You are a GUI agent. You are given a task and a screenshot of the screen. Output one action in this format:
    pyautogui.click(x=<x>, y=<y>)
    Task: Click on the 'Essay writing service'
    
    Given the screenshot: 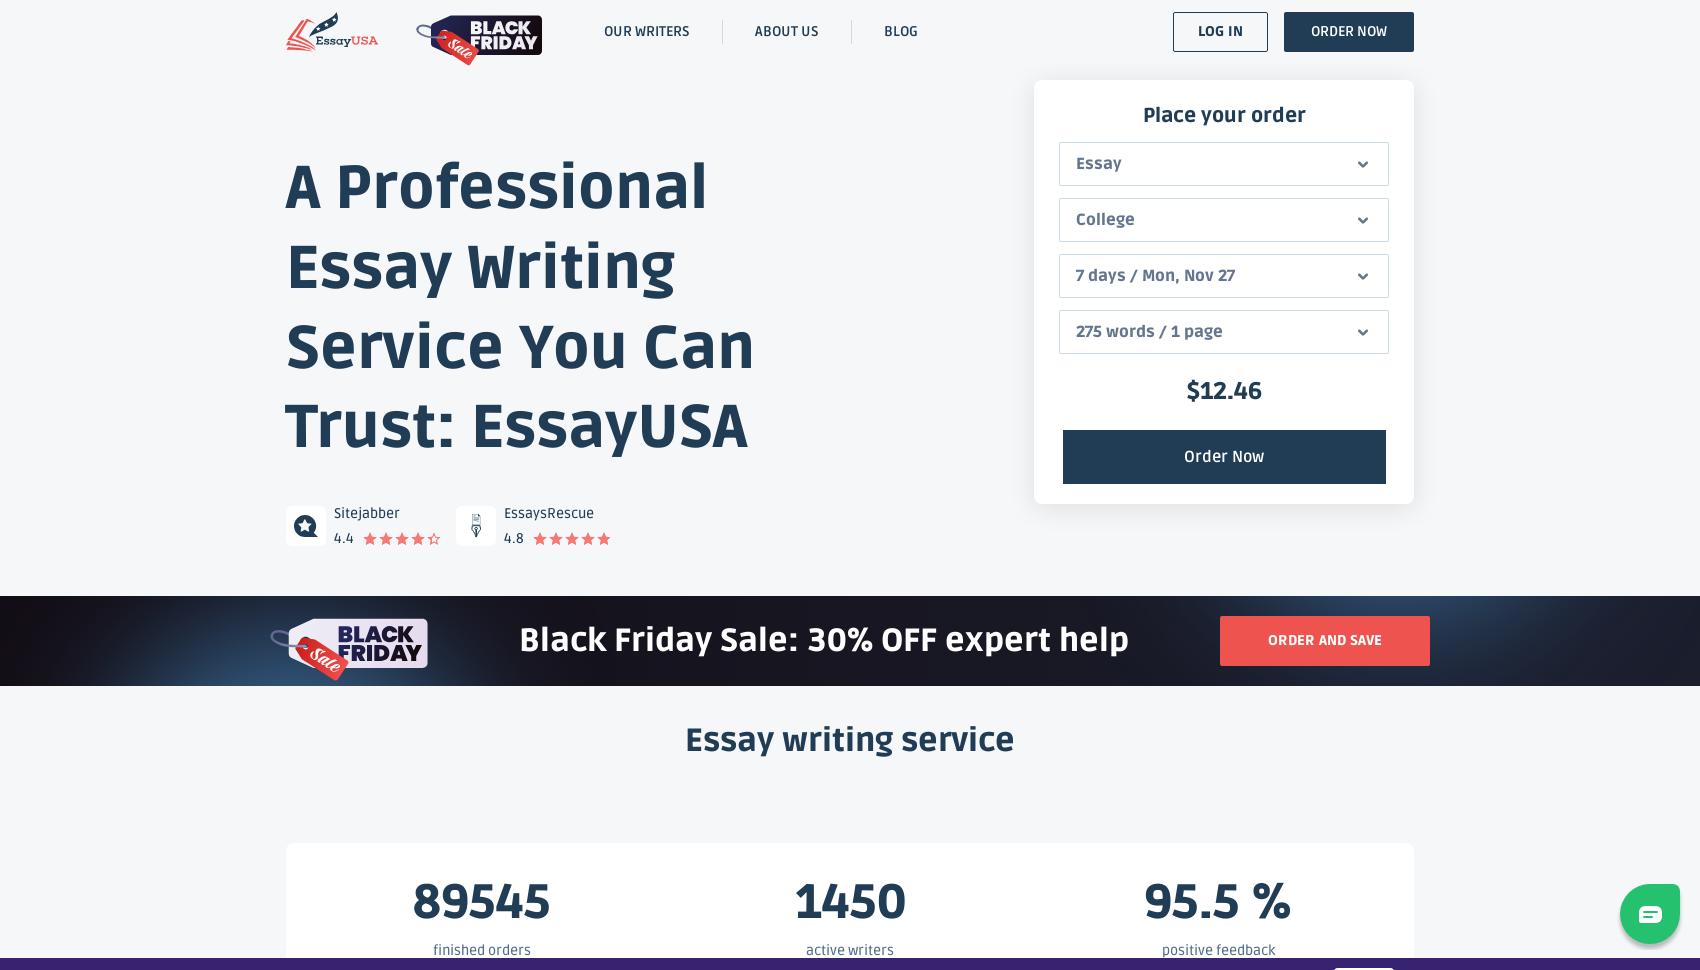 What is the action you would take?
    pyautogui.click(x=684, y=739)
    